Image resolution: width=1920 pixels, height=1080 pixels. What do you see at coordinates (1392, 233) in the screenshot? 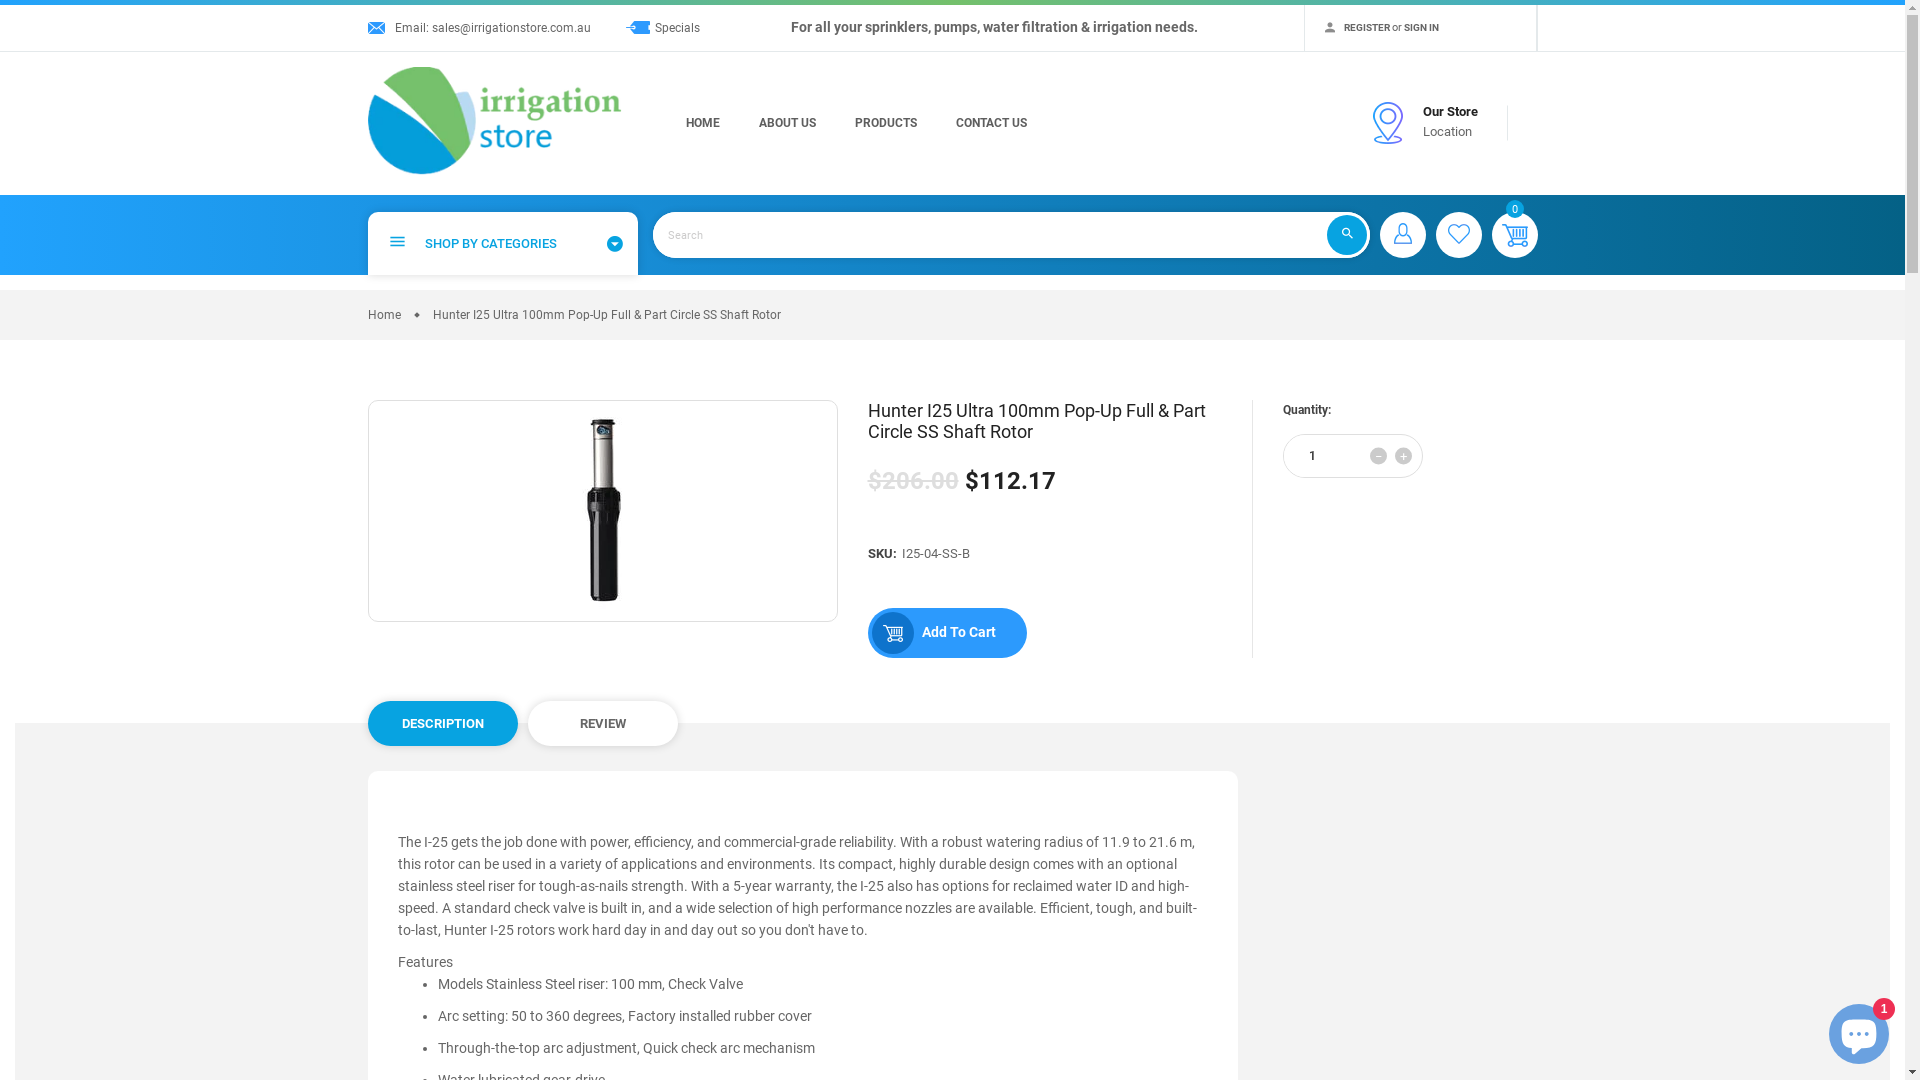
I see `'Sign in'` at bounding box center [1392, 233].